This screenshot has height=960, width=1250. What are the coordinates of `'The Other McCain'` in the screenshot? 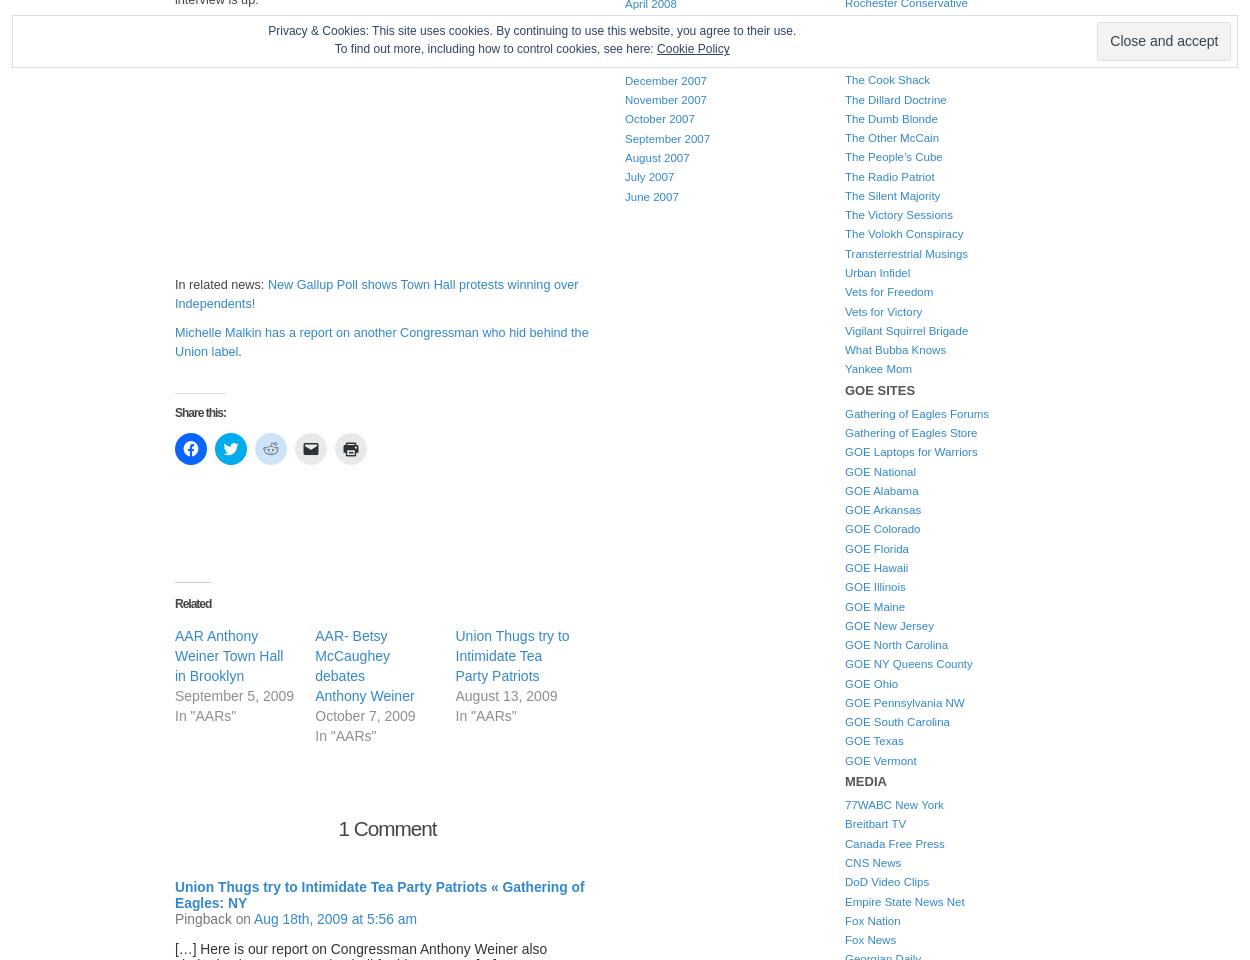 It's located at (892, 136).